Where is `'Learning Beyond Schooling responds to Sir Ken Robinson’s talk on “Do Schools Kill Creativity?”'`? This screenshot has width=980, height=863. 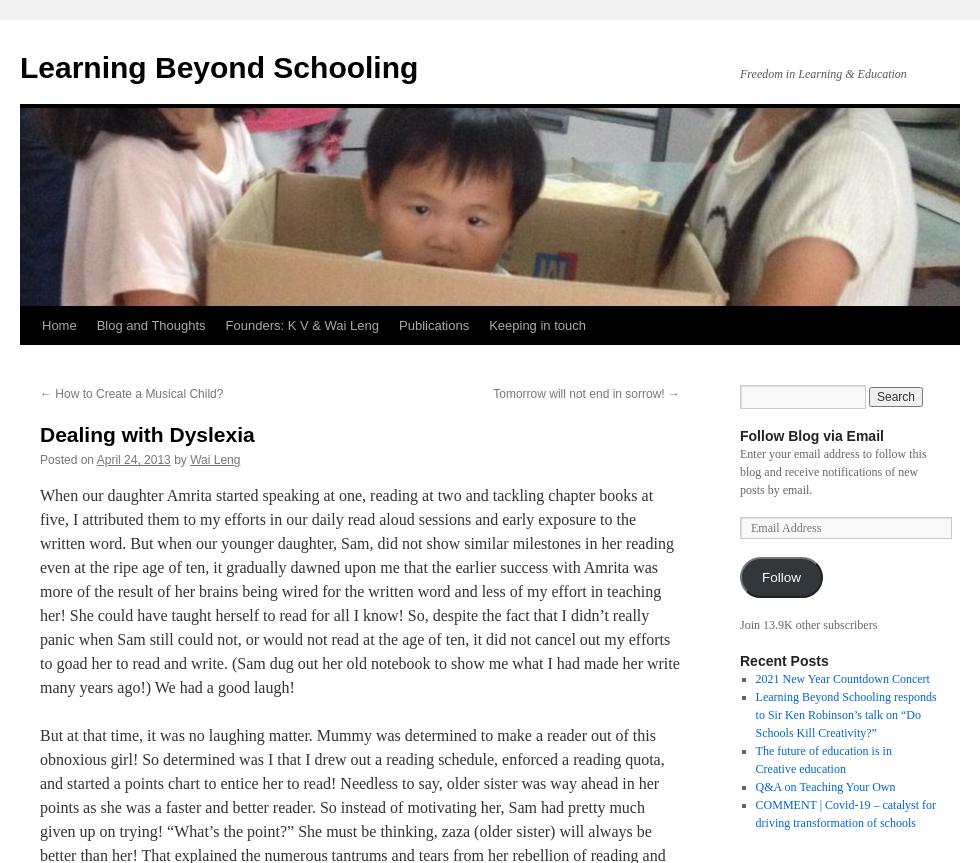 'Learning Beyond Schooling responds to Sir Ken Robinson’s talk on “Do Schools Kill Creativity?”' is located at coordinates (754, 714).